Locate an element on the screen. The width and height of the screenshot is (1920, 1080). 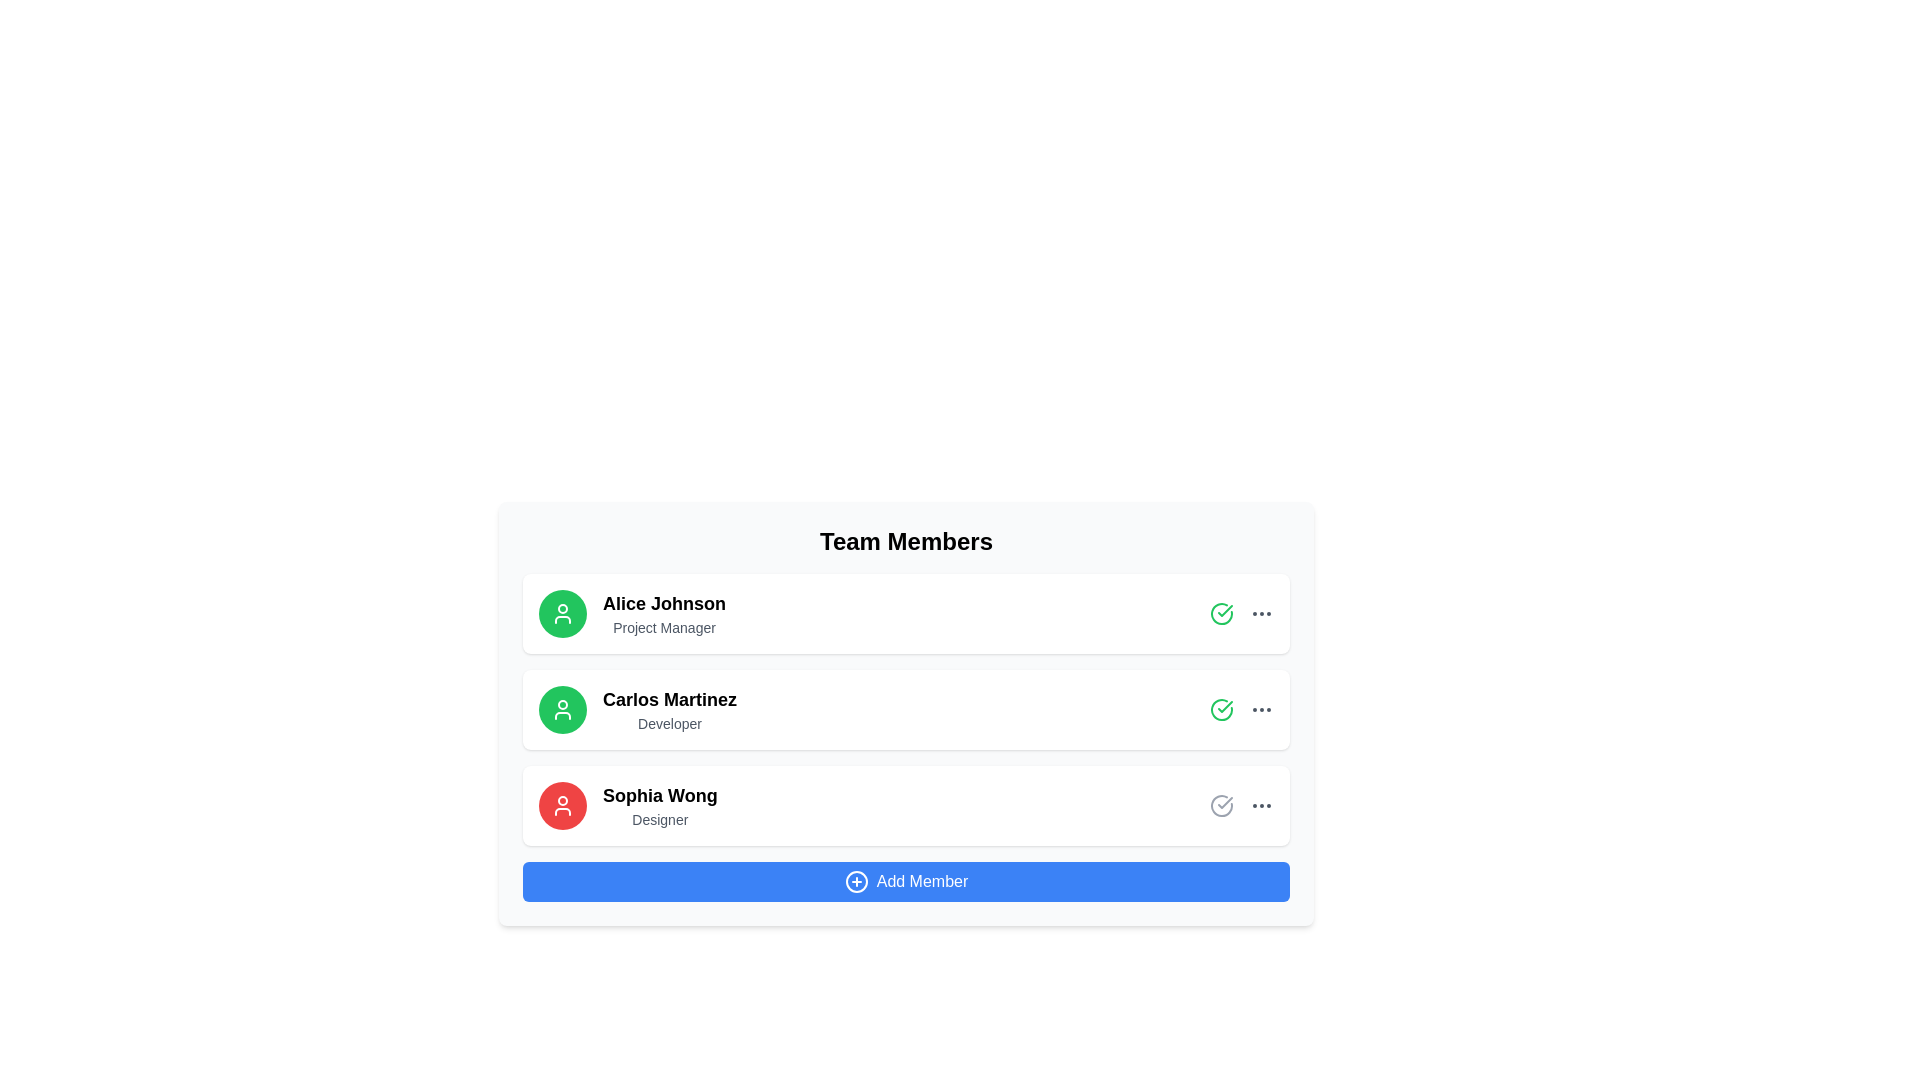
the Horizontal Ellipsis Icon located as the third interactive item on the right side of the third row in the 'Team Members' section is located at coordinates (1261, 805).